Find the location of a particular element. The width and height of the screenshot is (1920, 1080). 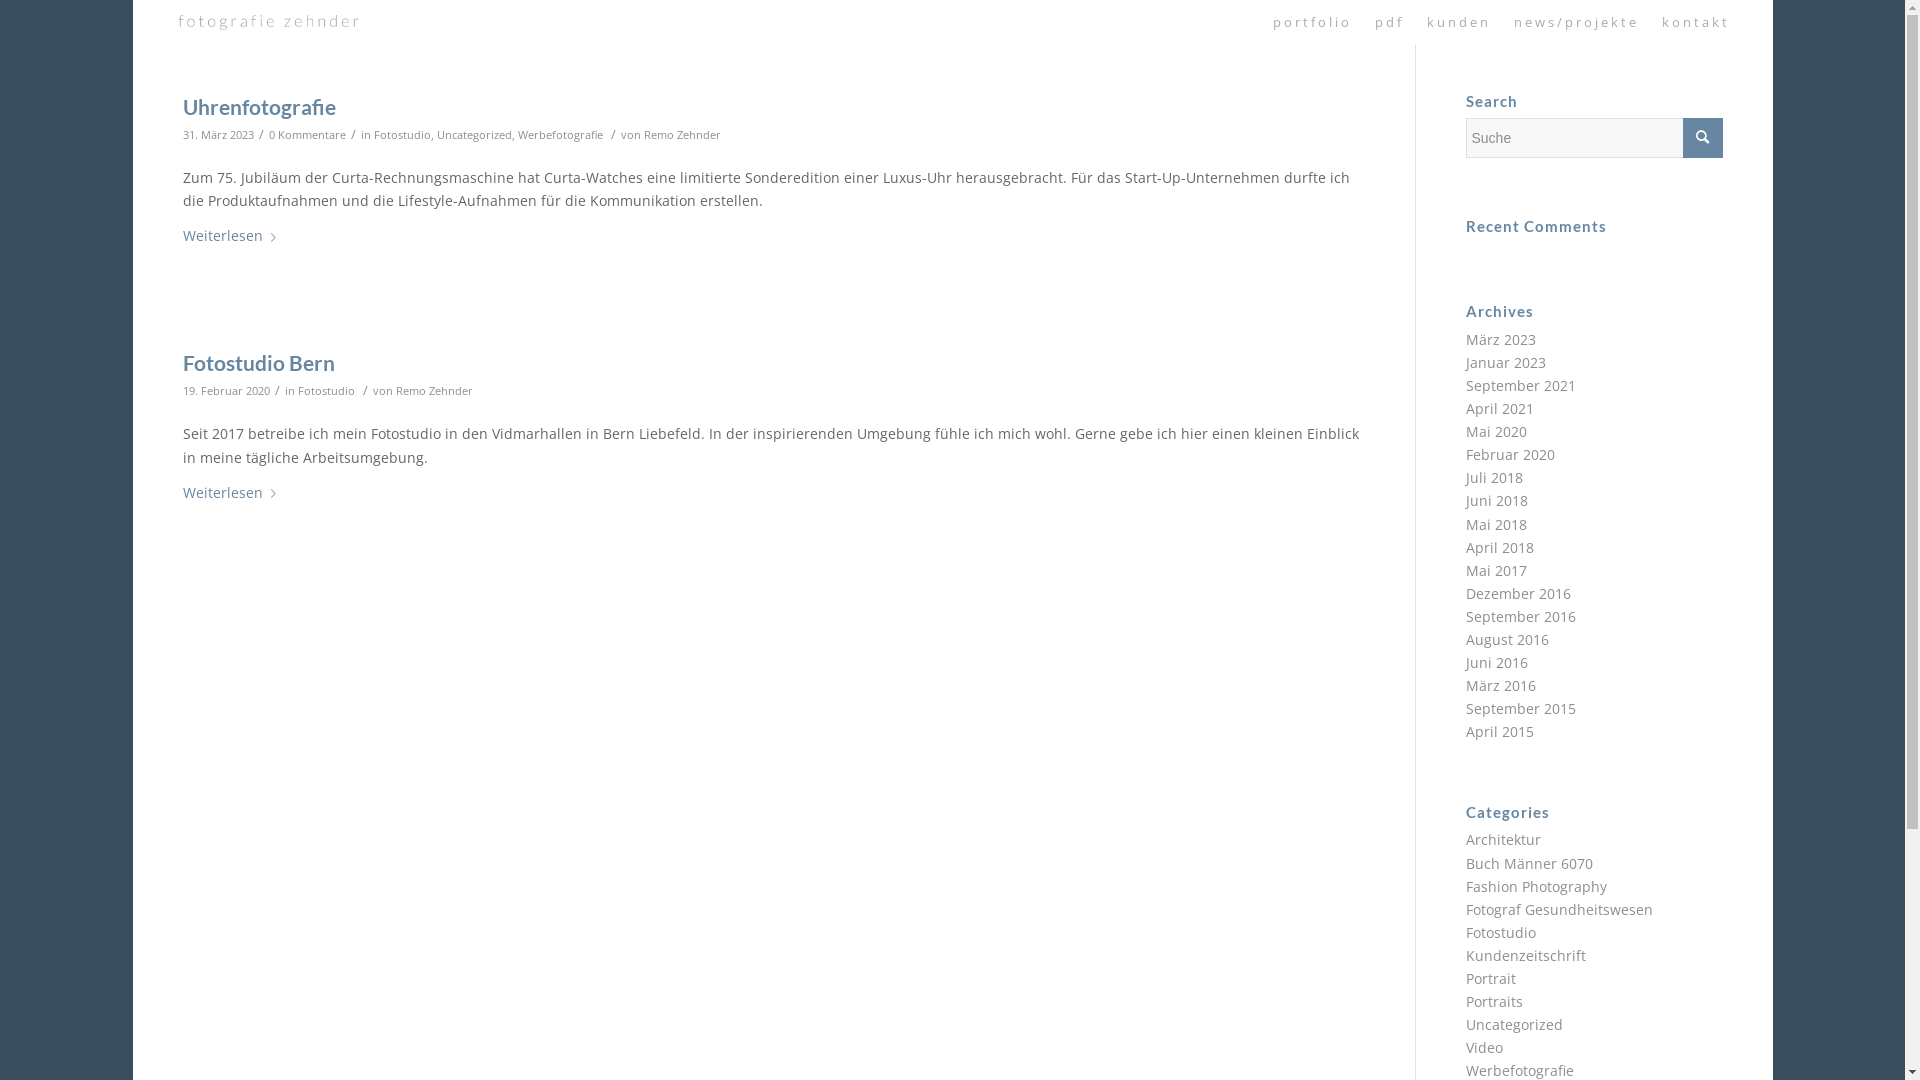

'Mai 2017' is located at coordinates (1496, 570).